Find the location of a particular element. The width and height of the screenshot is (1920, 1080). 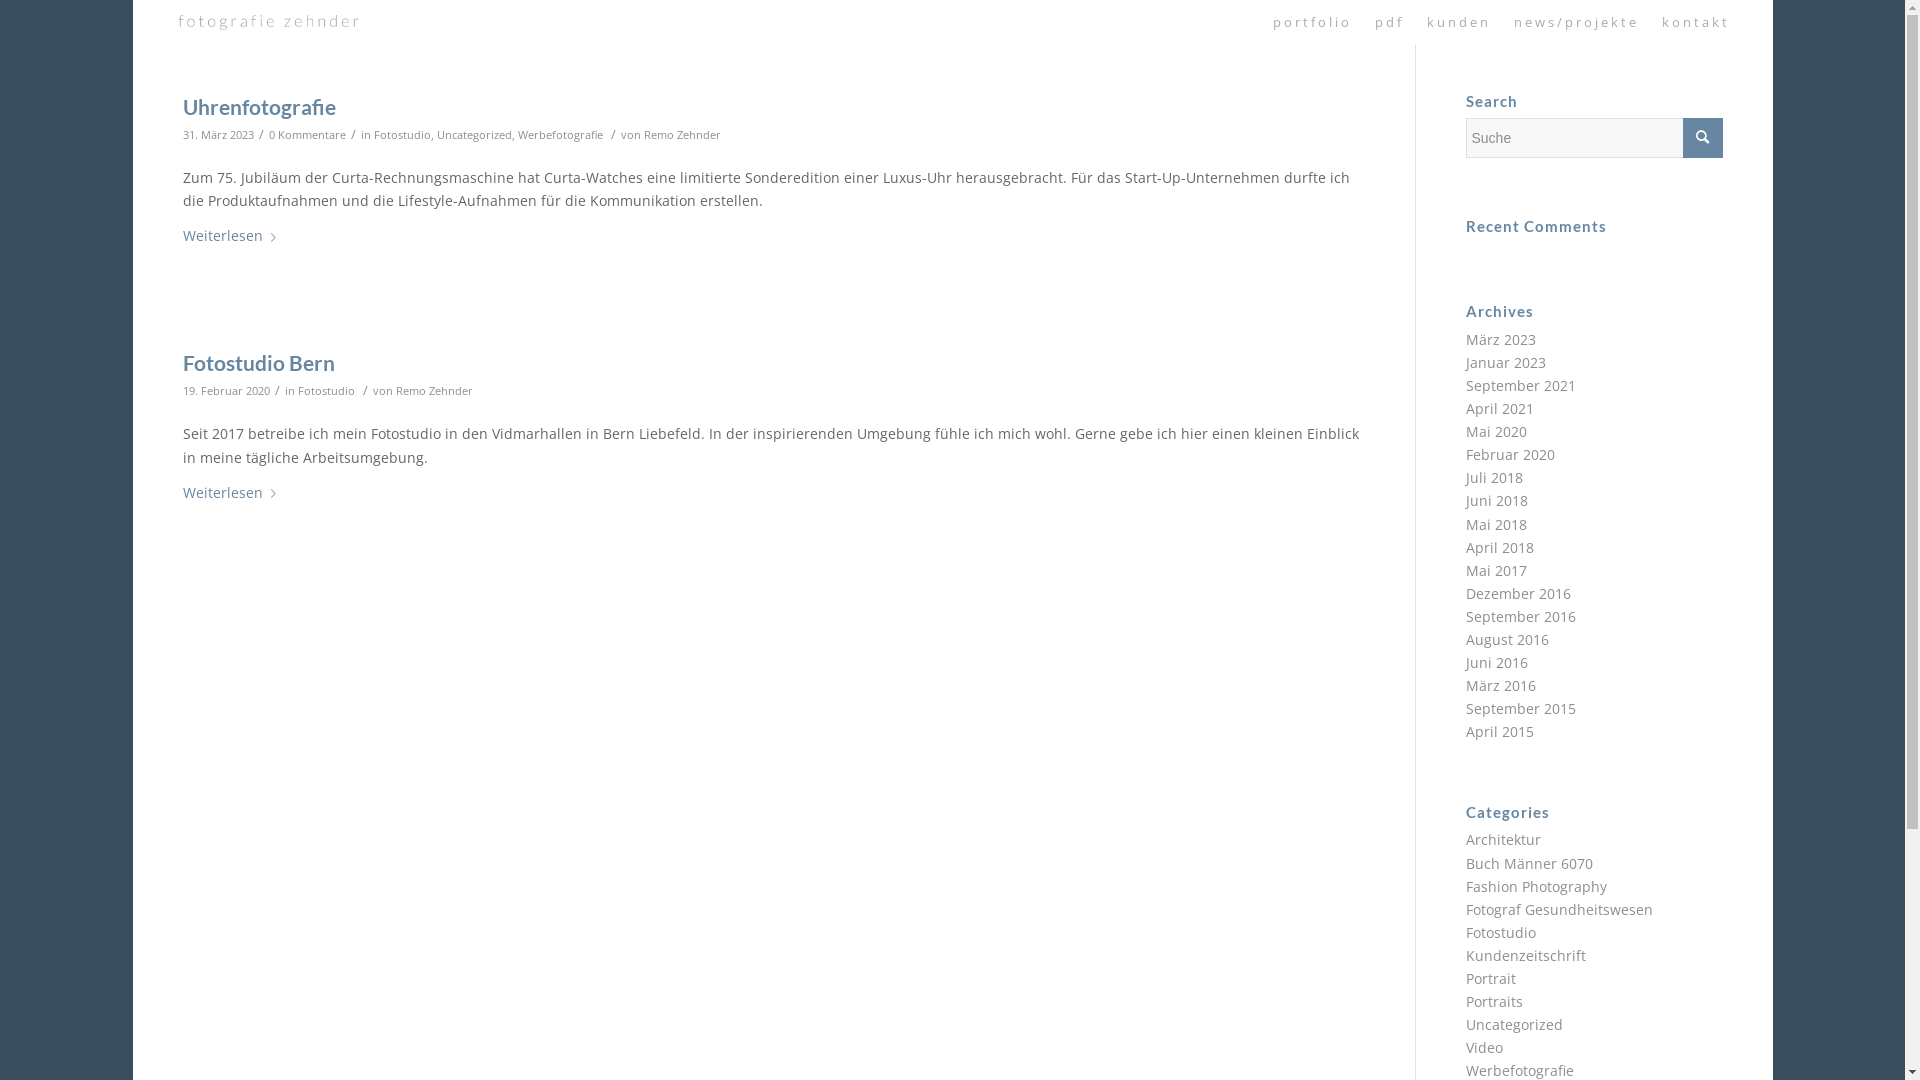

'Mai 2017' is located at coordinates (1496, 570).